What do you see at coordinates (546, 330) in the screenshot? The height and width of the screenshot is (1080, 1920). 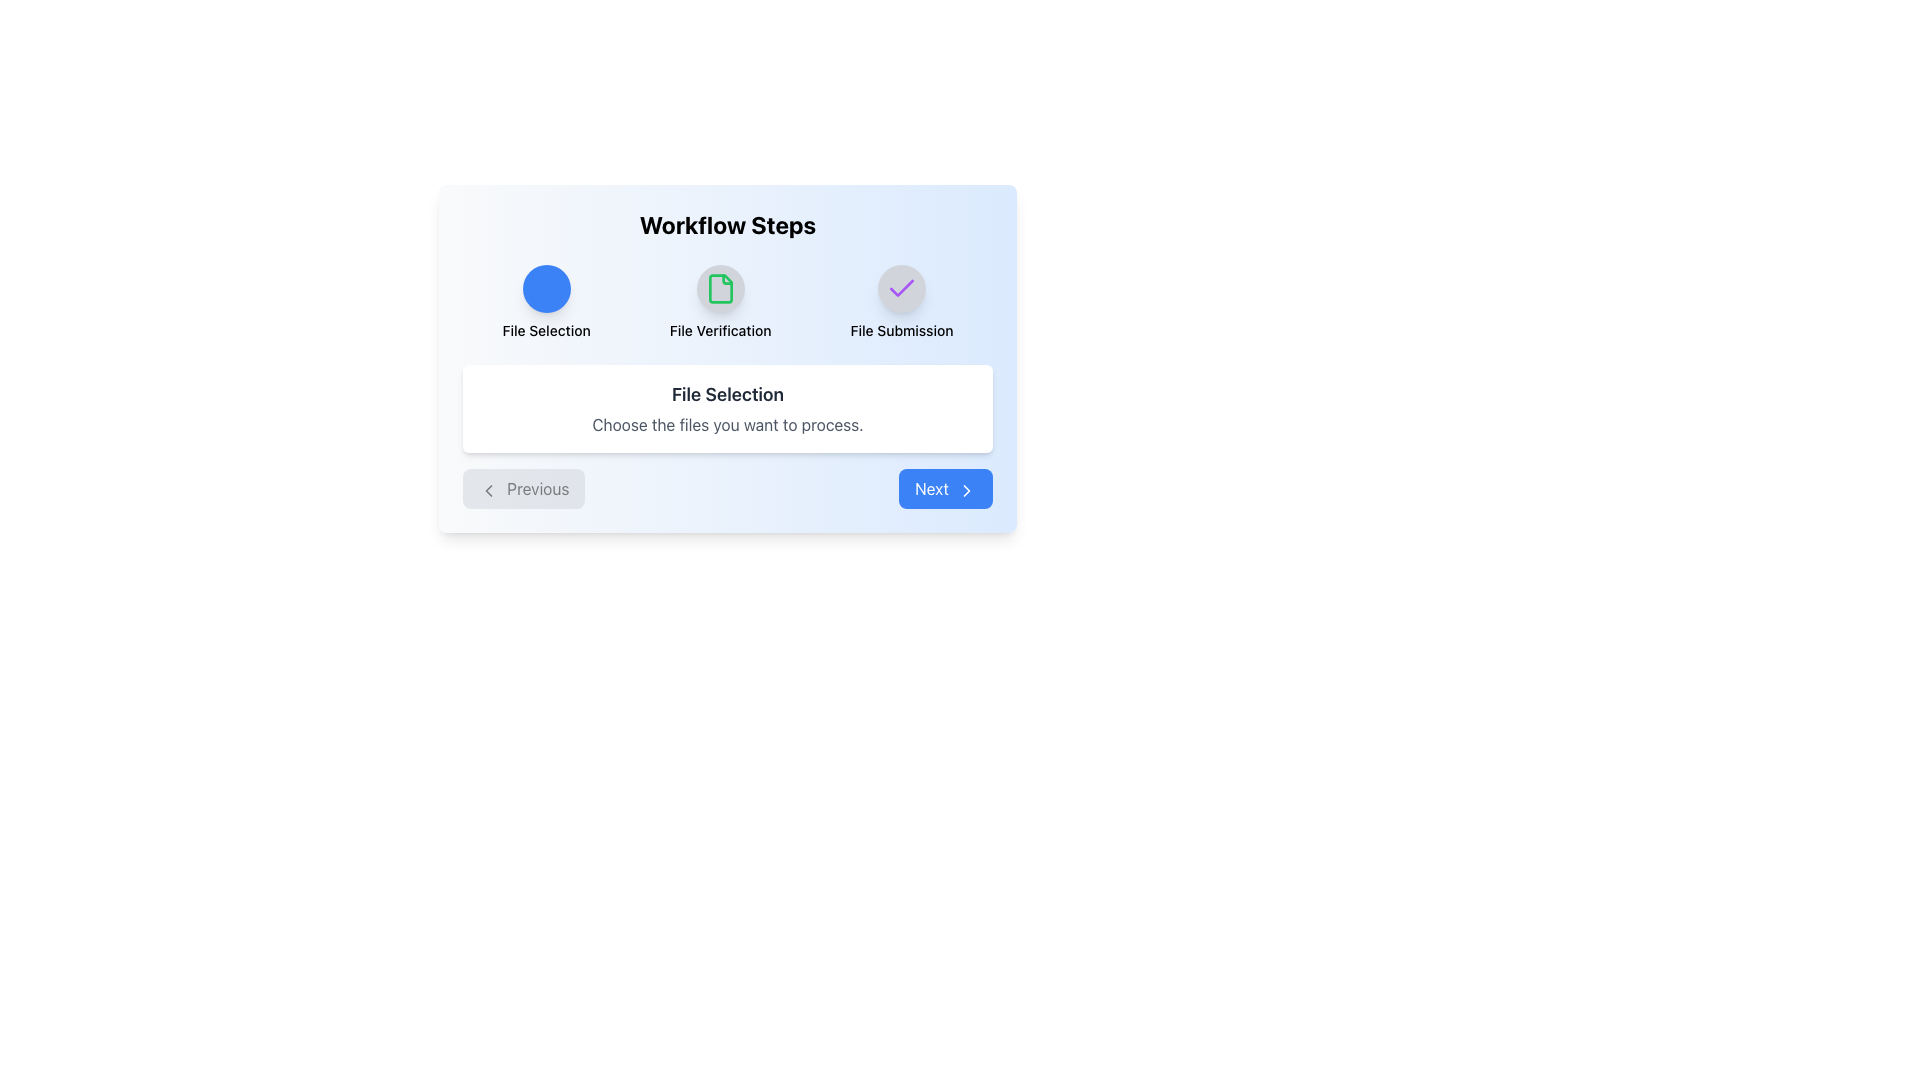 I see `the 'File Selection' text label, which is a small medium-weight font label located centrally below a blue circular icon in the interface` at bounding box center [546, 330].